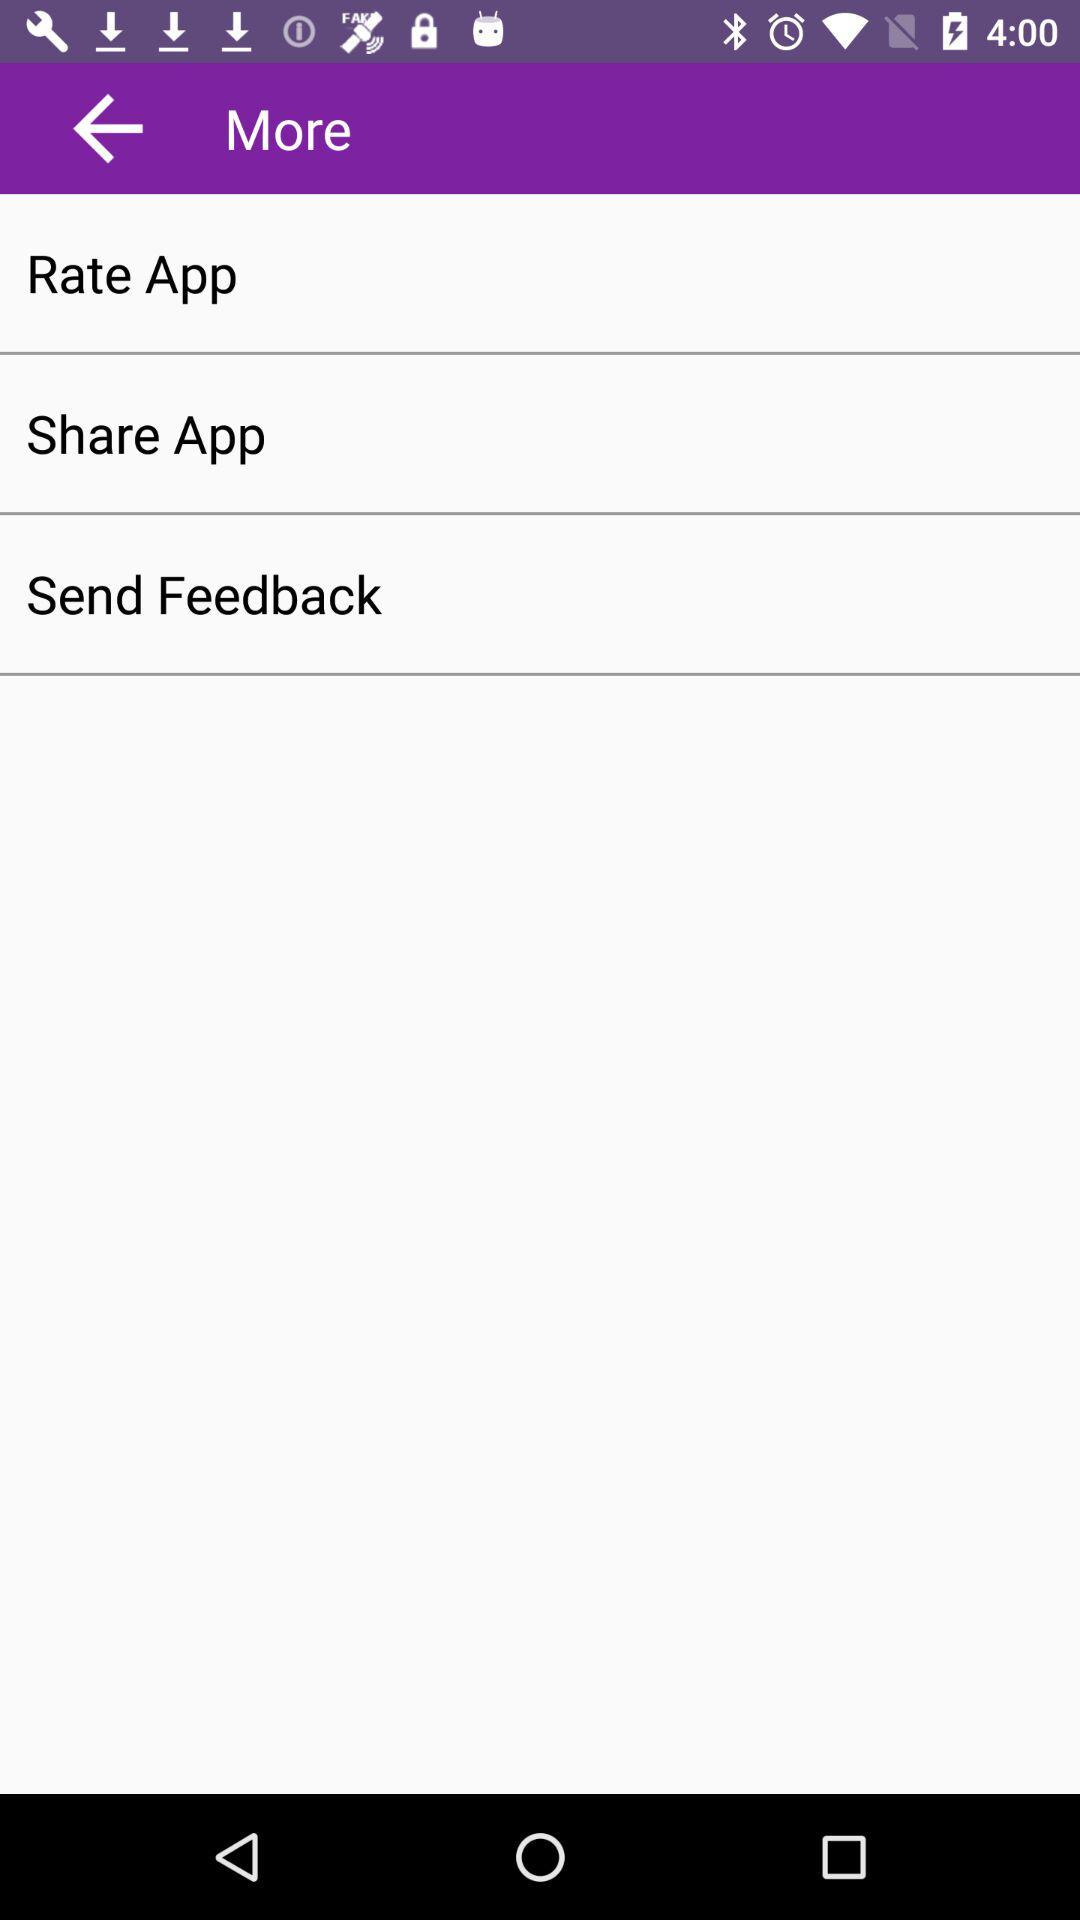  Describe the element at coordinates (108, 127) in the screenshot. I see `app to the left of more app` at that location.